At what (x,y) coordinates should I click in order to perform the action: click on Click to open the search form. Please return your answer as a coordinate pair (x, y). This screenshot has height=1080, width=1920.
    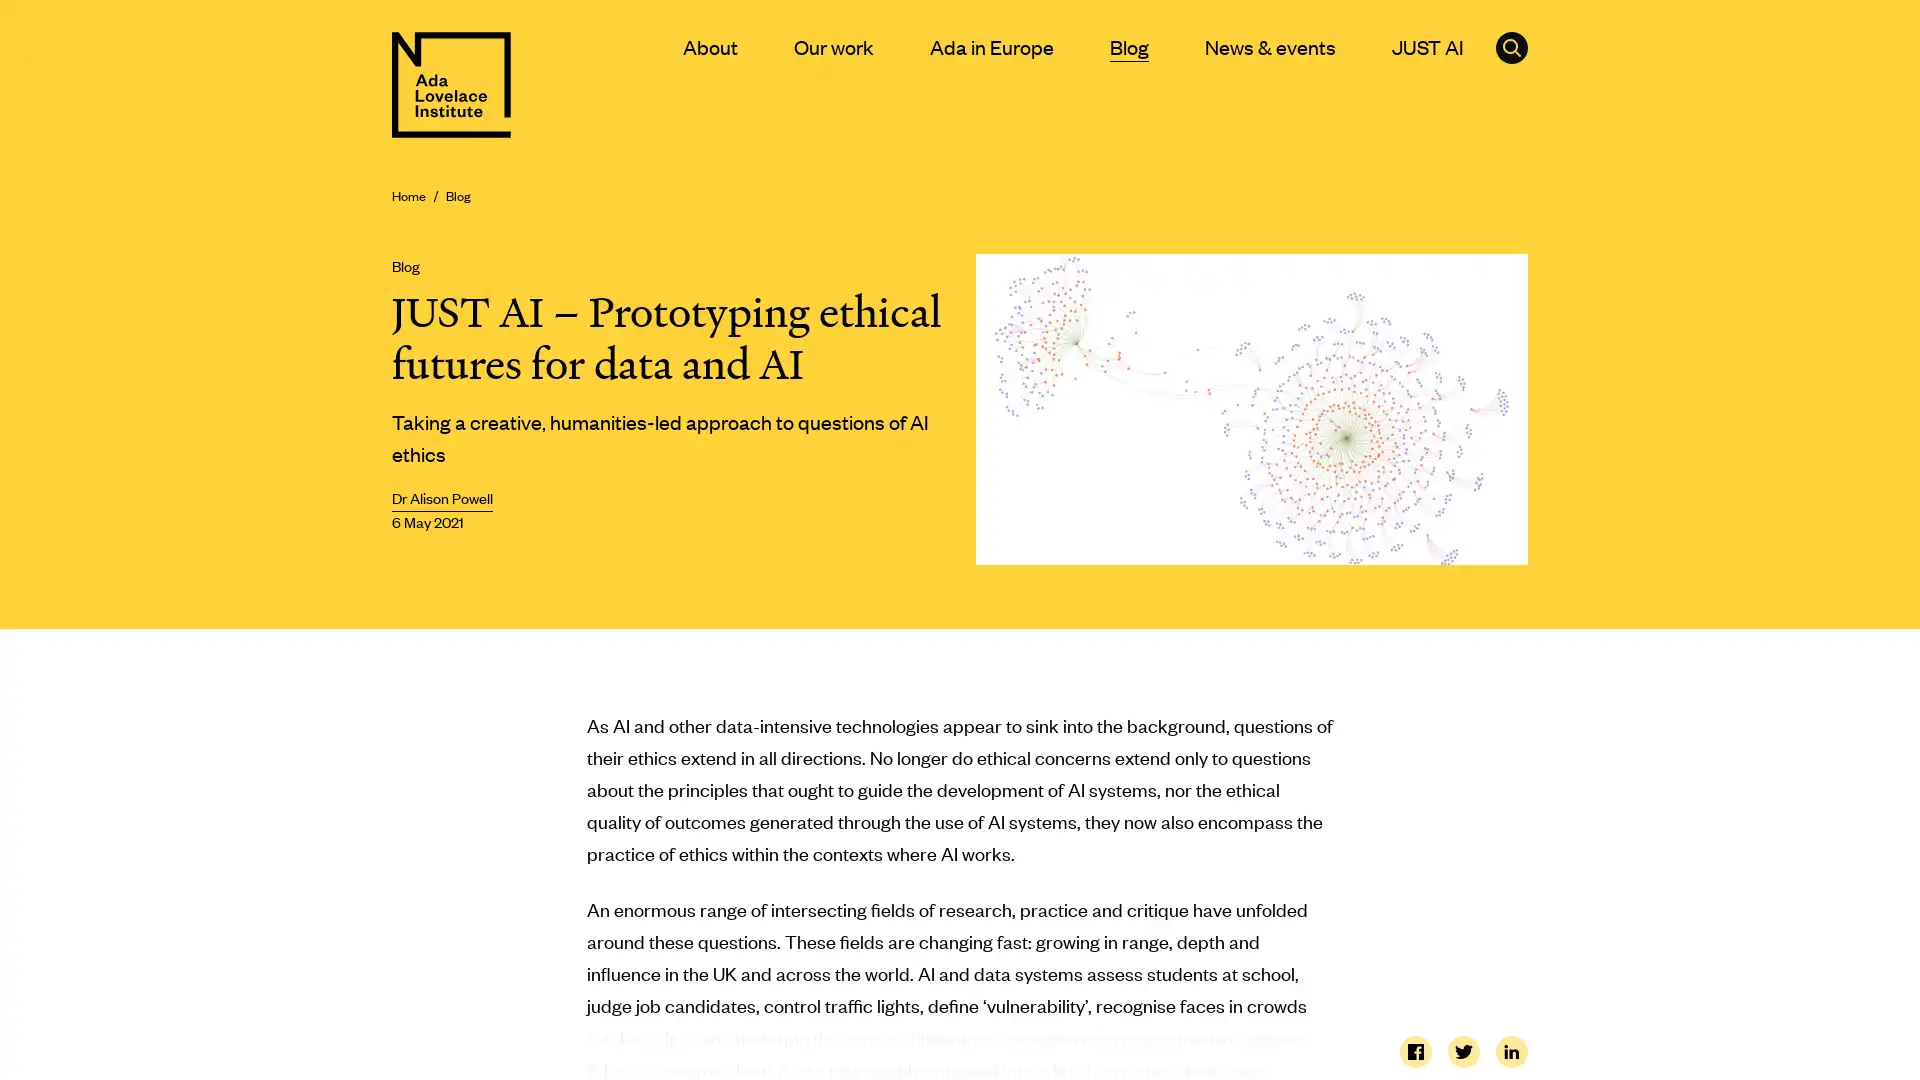
    Looking at the image, I should click on (1512, 46).